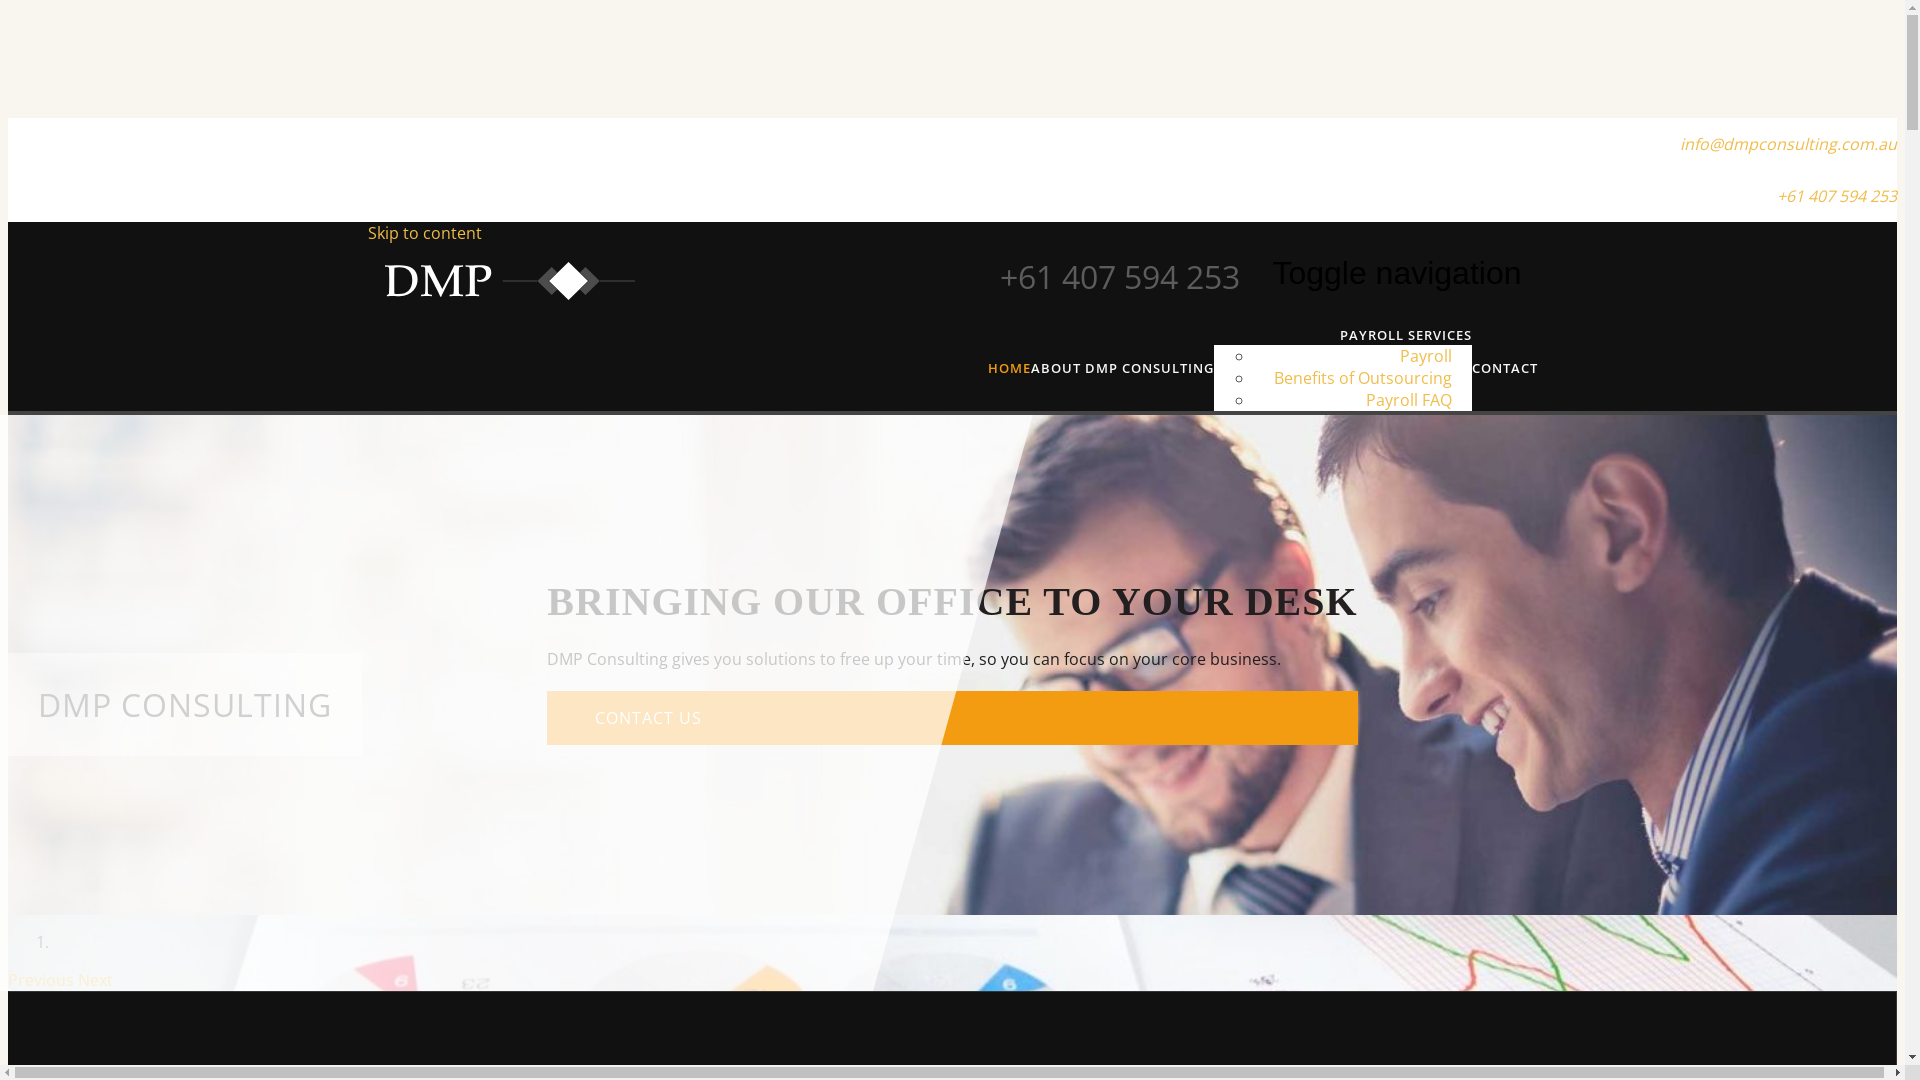 The width and height of the screenshot is (1920, 1080). What do you see at coordinates (1788, 142) in the screenshot?
I see `'info@dmpconsulting.com.au'` at bounding box center [1788, 142].